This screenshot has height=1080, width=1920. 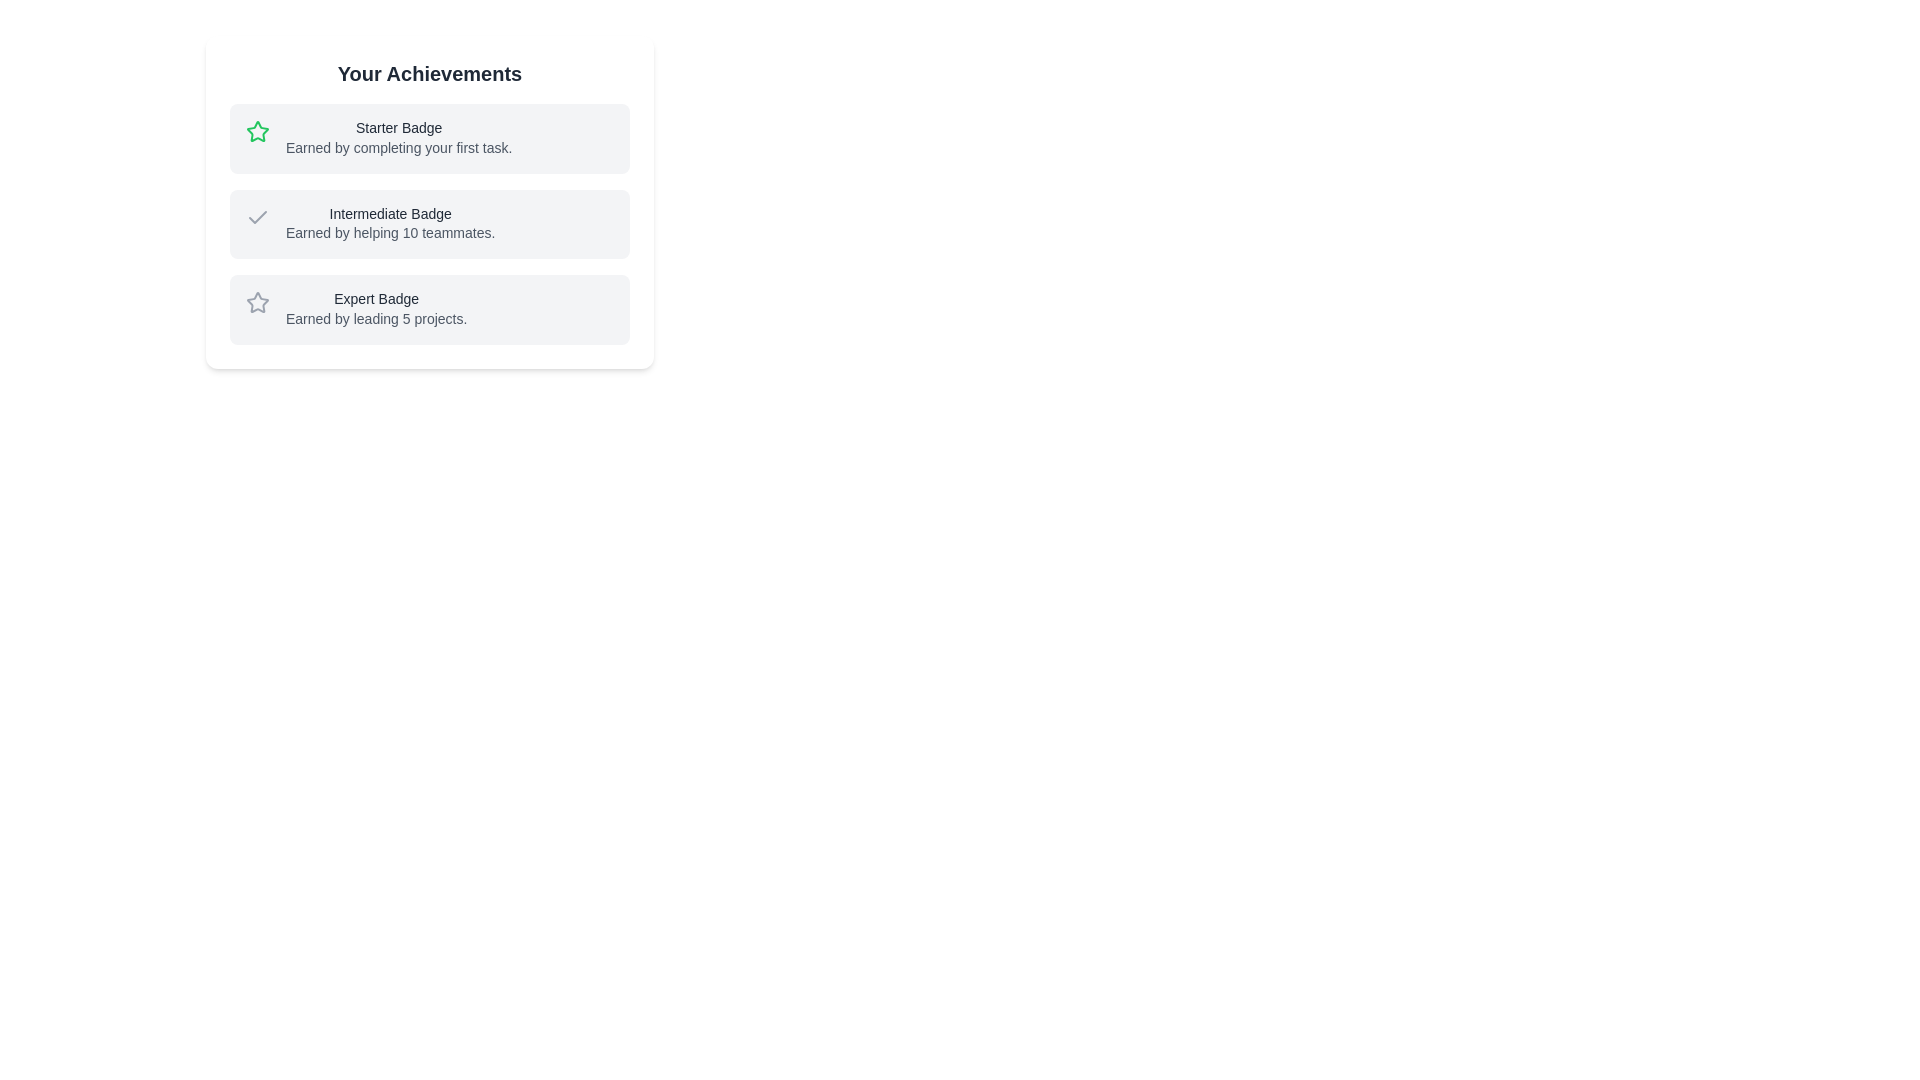 What do you see at coordinates (429, 223) in the screenshot?
I see `the 'Intermediate Badge' informational badge, which is the middle item in the list of achievements displaying a checkmark icon and the text 'Intermediate Badge'` at bounding box center [429, 223].